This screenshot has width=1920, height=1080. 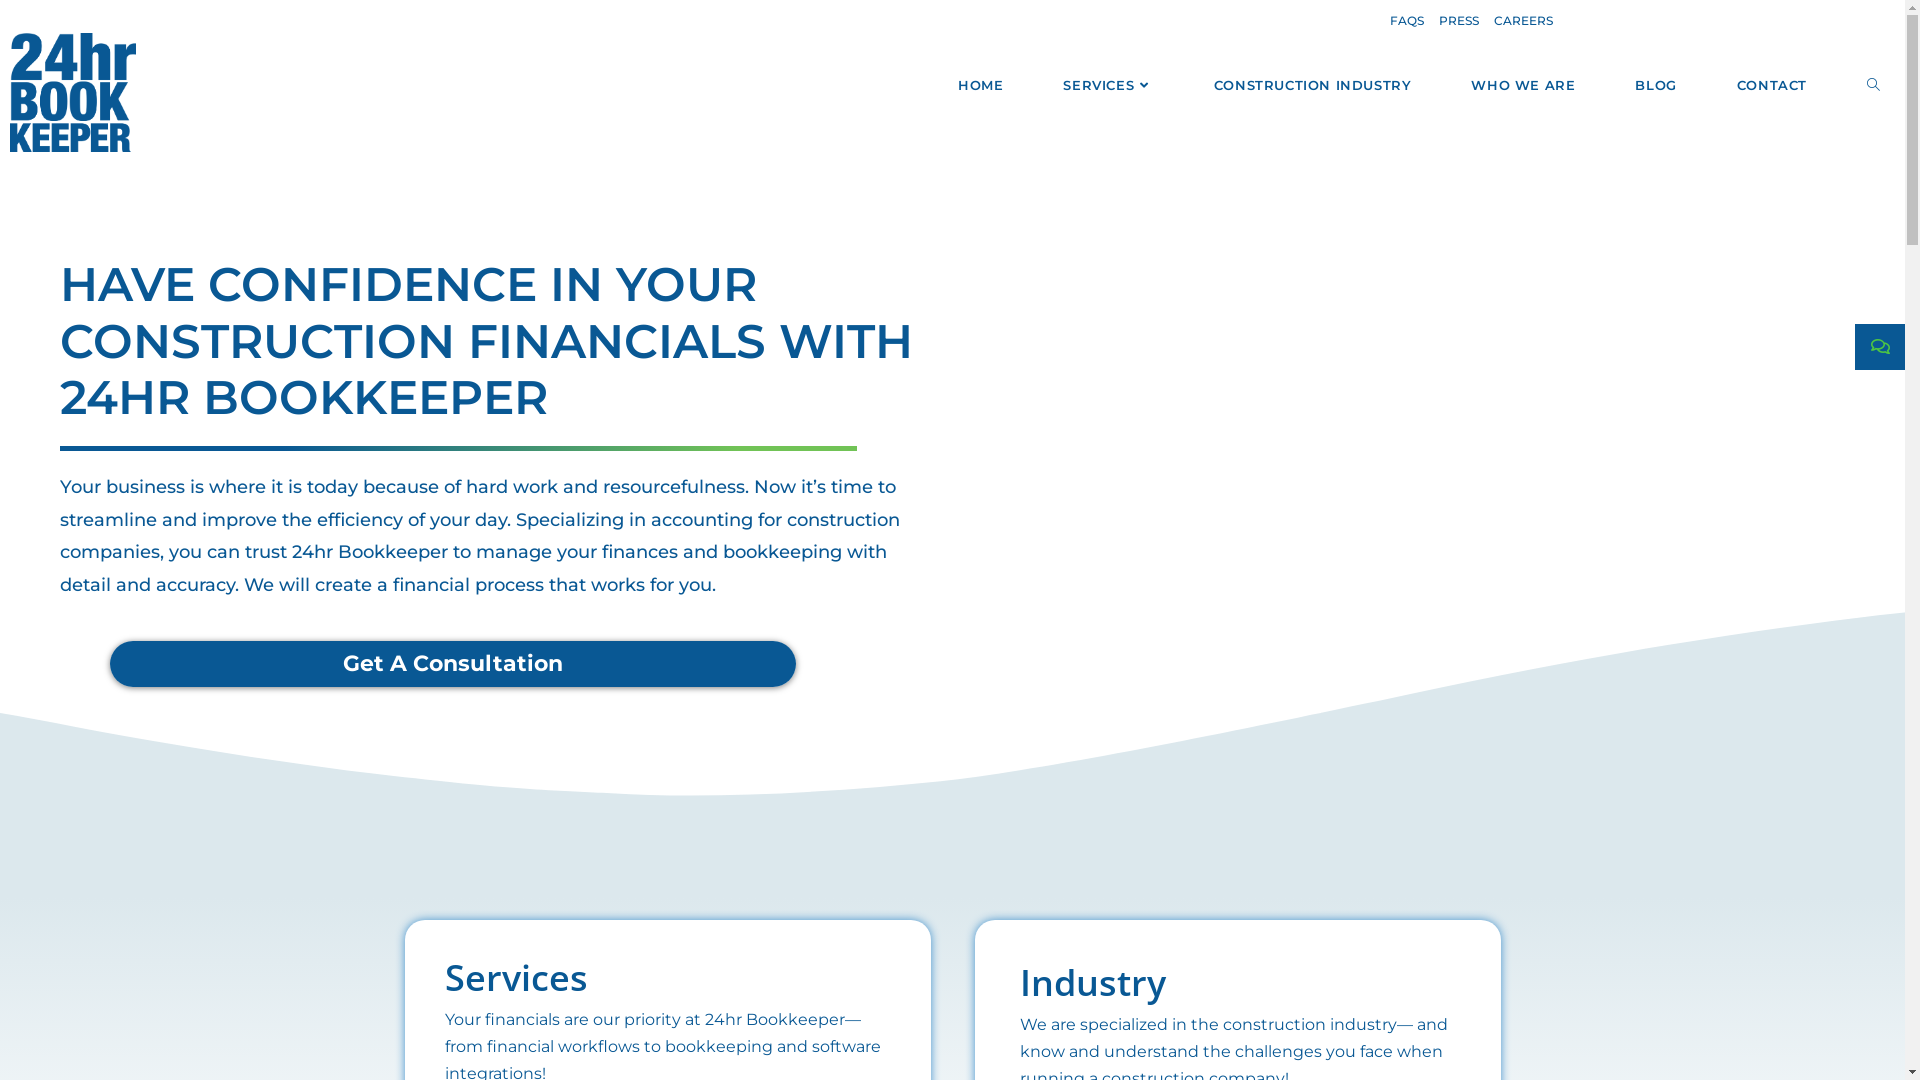 What do you see at coordinates (1655, 83) in the screenshot?
I see `'BLOG'` at bounding box center [1655, 83].